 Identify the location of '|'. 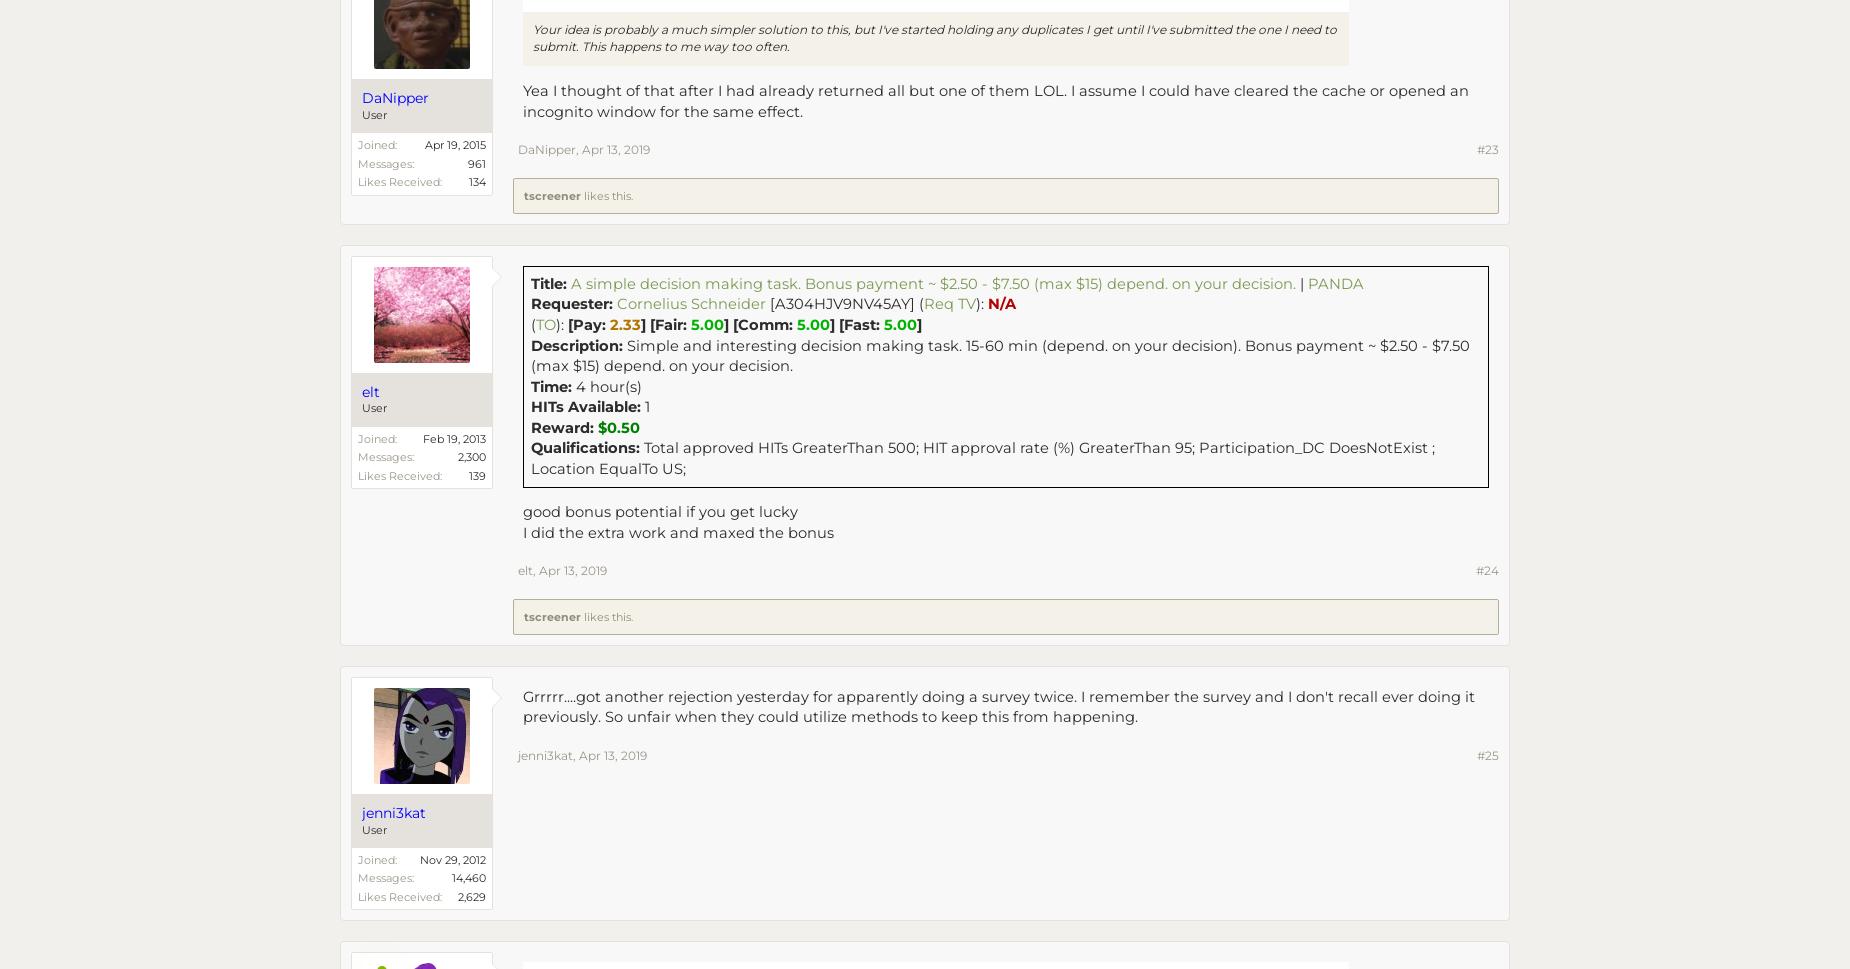
(1301, 283).